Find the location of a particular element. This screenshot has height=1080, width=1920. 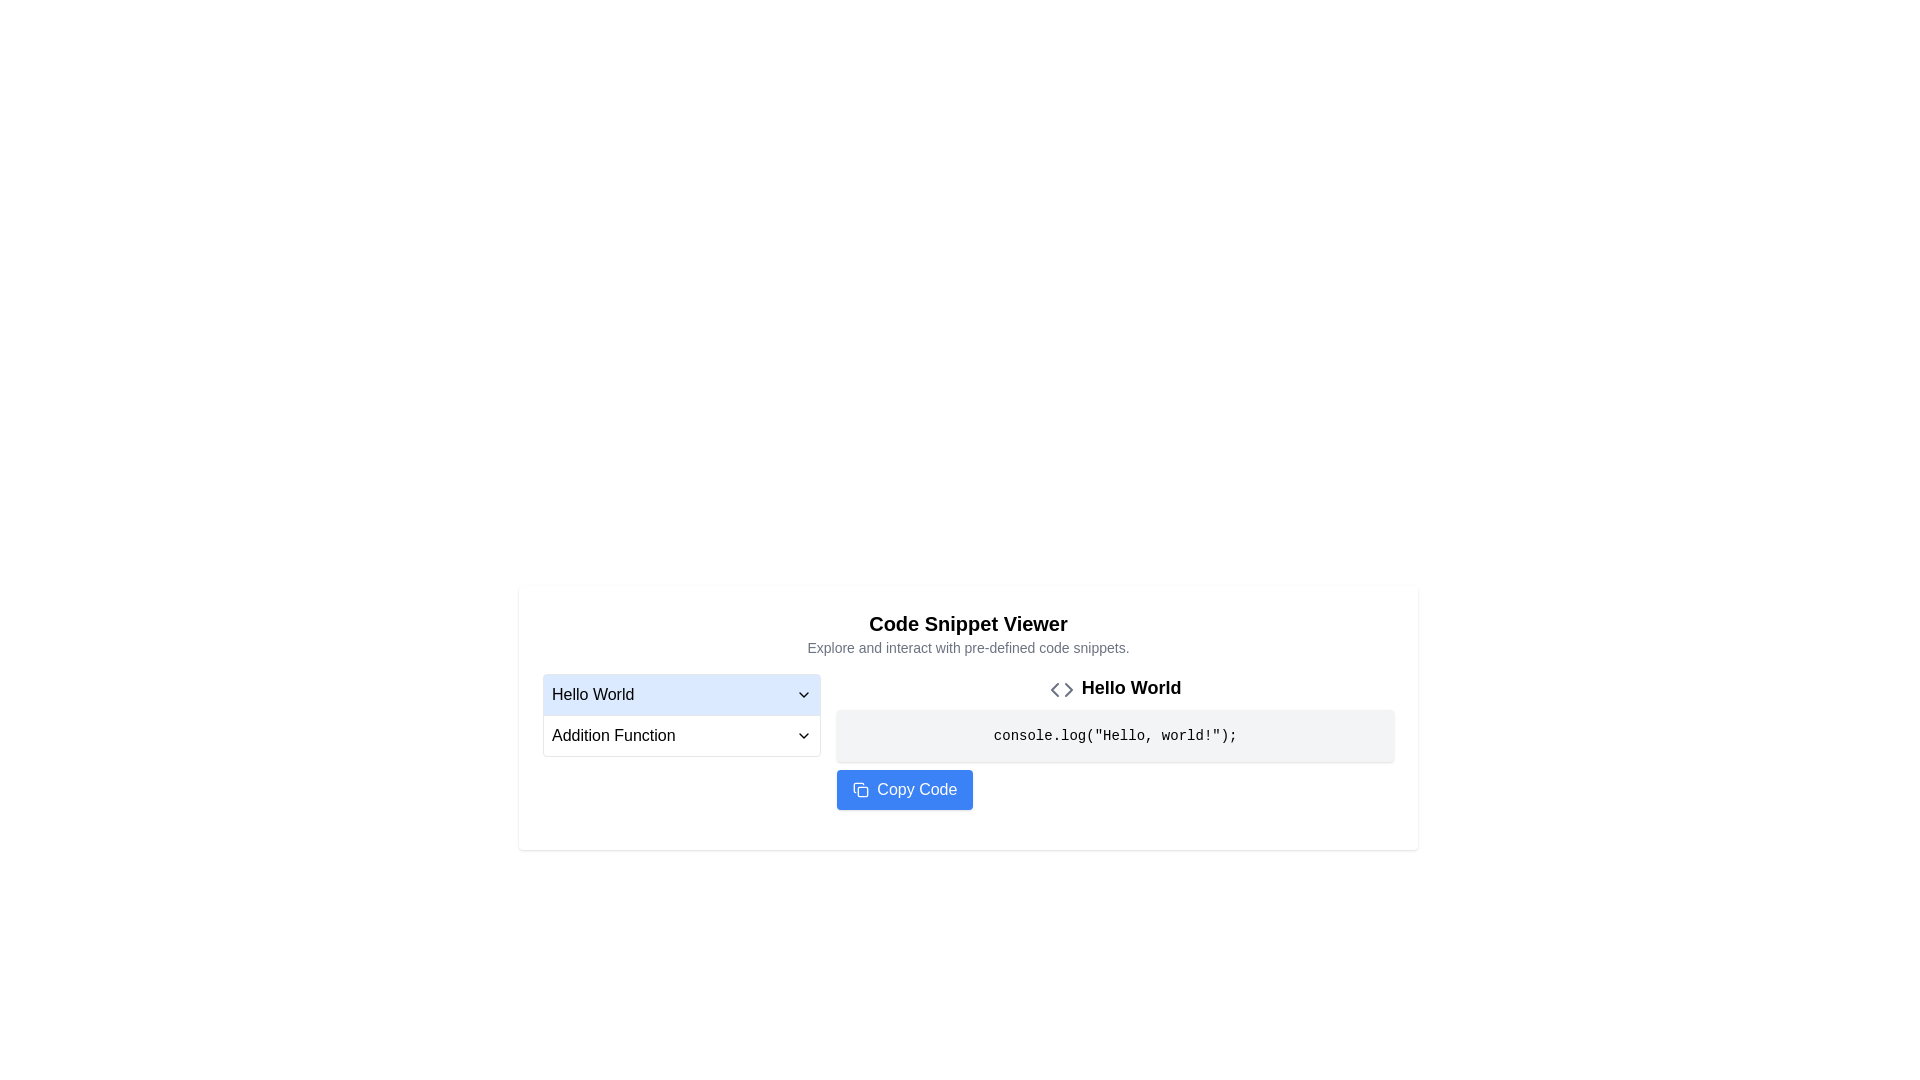

the downward-pointing chevron icon located at the upper-right corner of the 'Hello World' button is located at coordinates (804, 693).